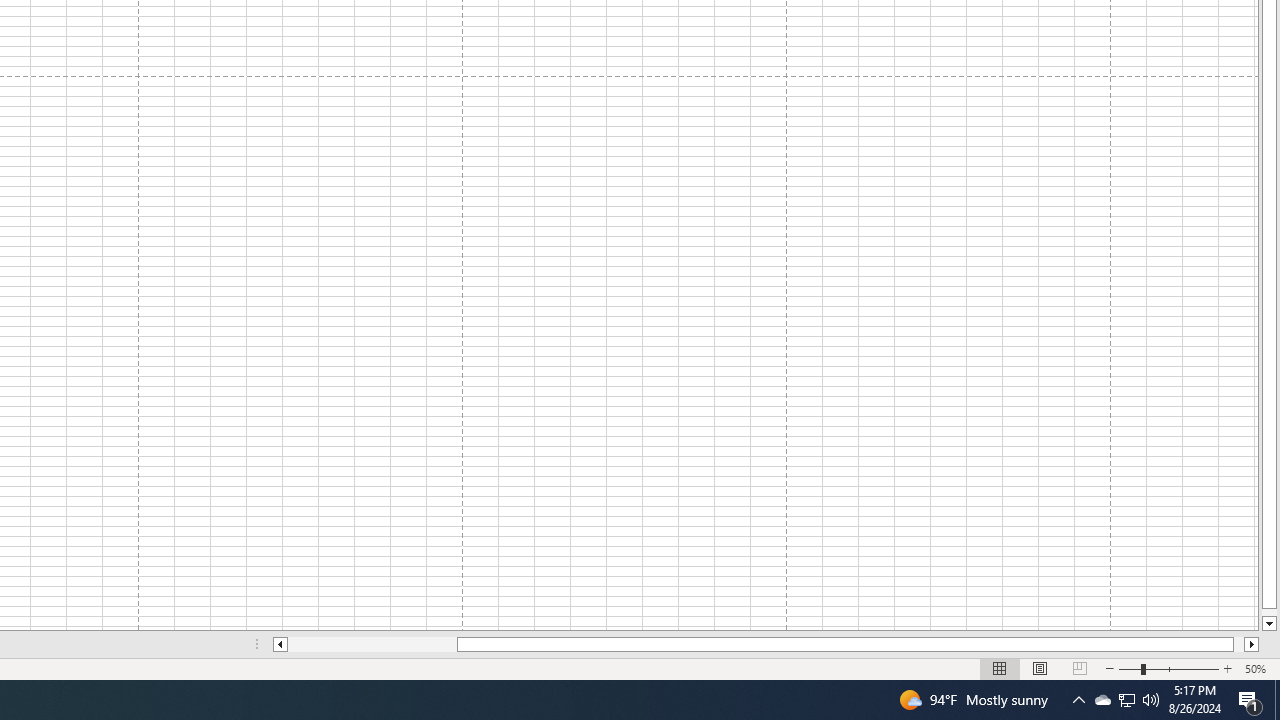  Describe the element at coordinates (1040, 669) in the screenshot. I see `'Page Layout'` at that location.